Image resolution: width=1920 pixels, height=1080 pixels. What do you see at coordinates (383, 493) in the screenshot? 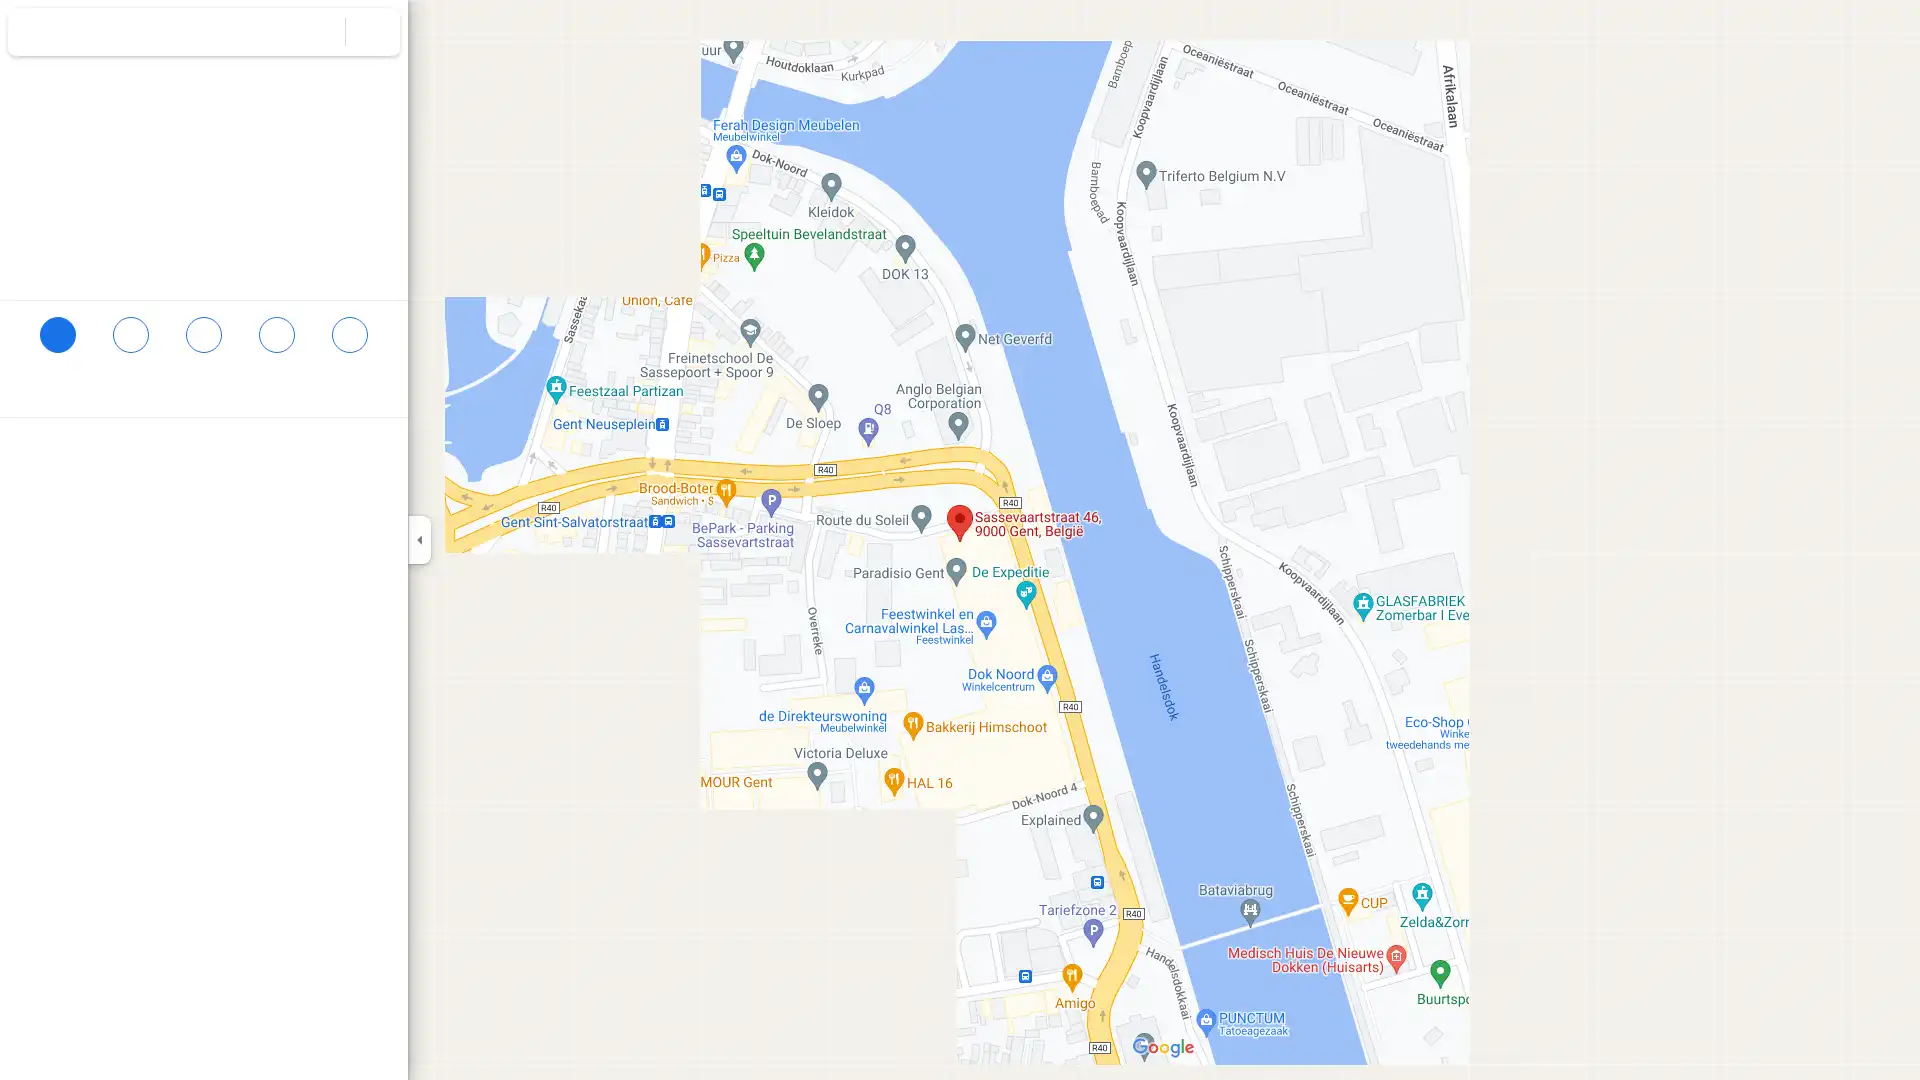
I see `Meer informatie over Plus Codes` at bounding box center [383, 493].